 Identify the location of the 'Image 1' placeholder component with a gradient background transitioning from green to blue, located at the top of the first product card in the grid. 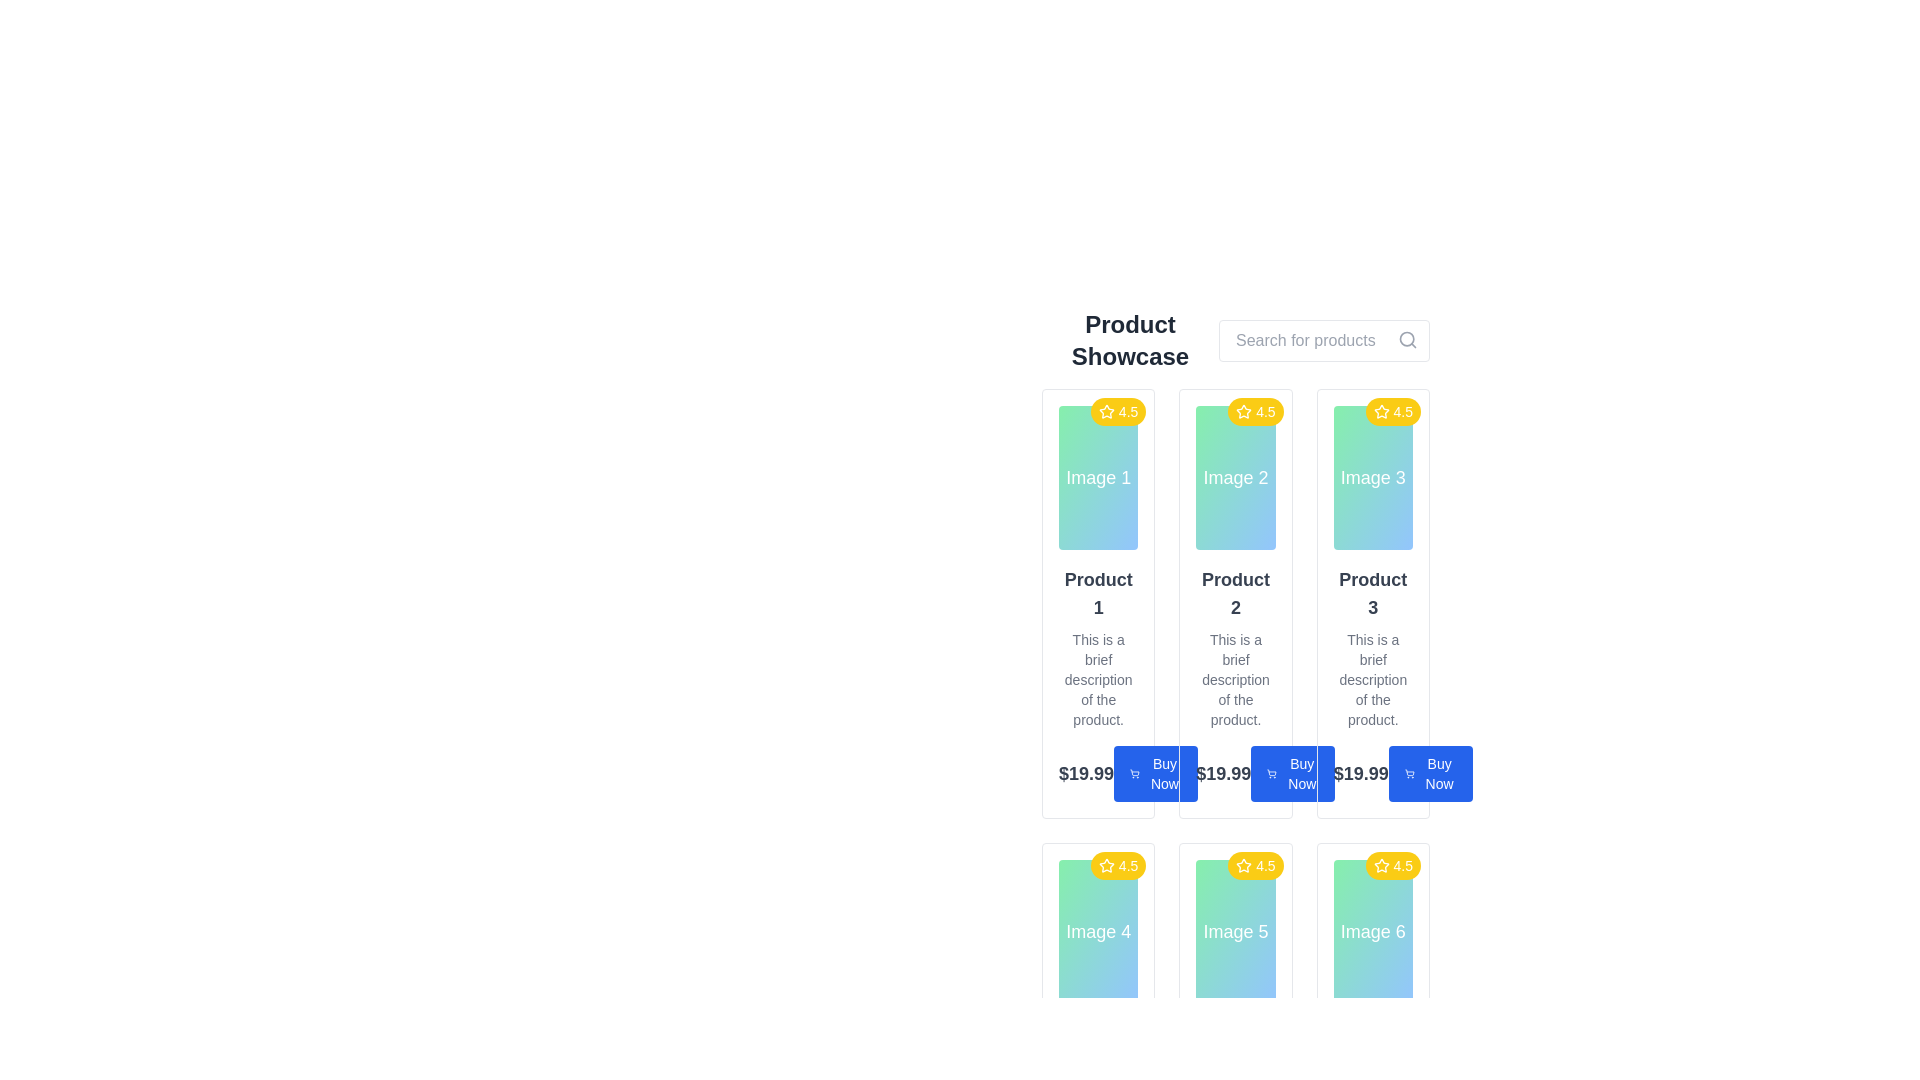
(1097, 478).